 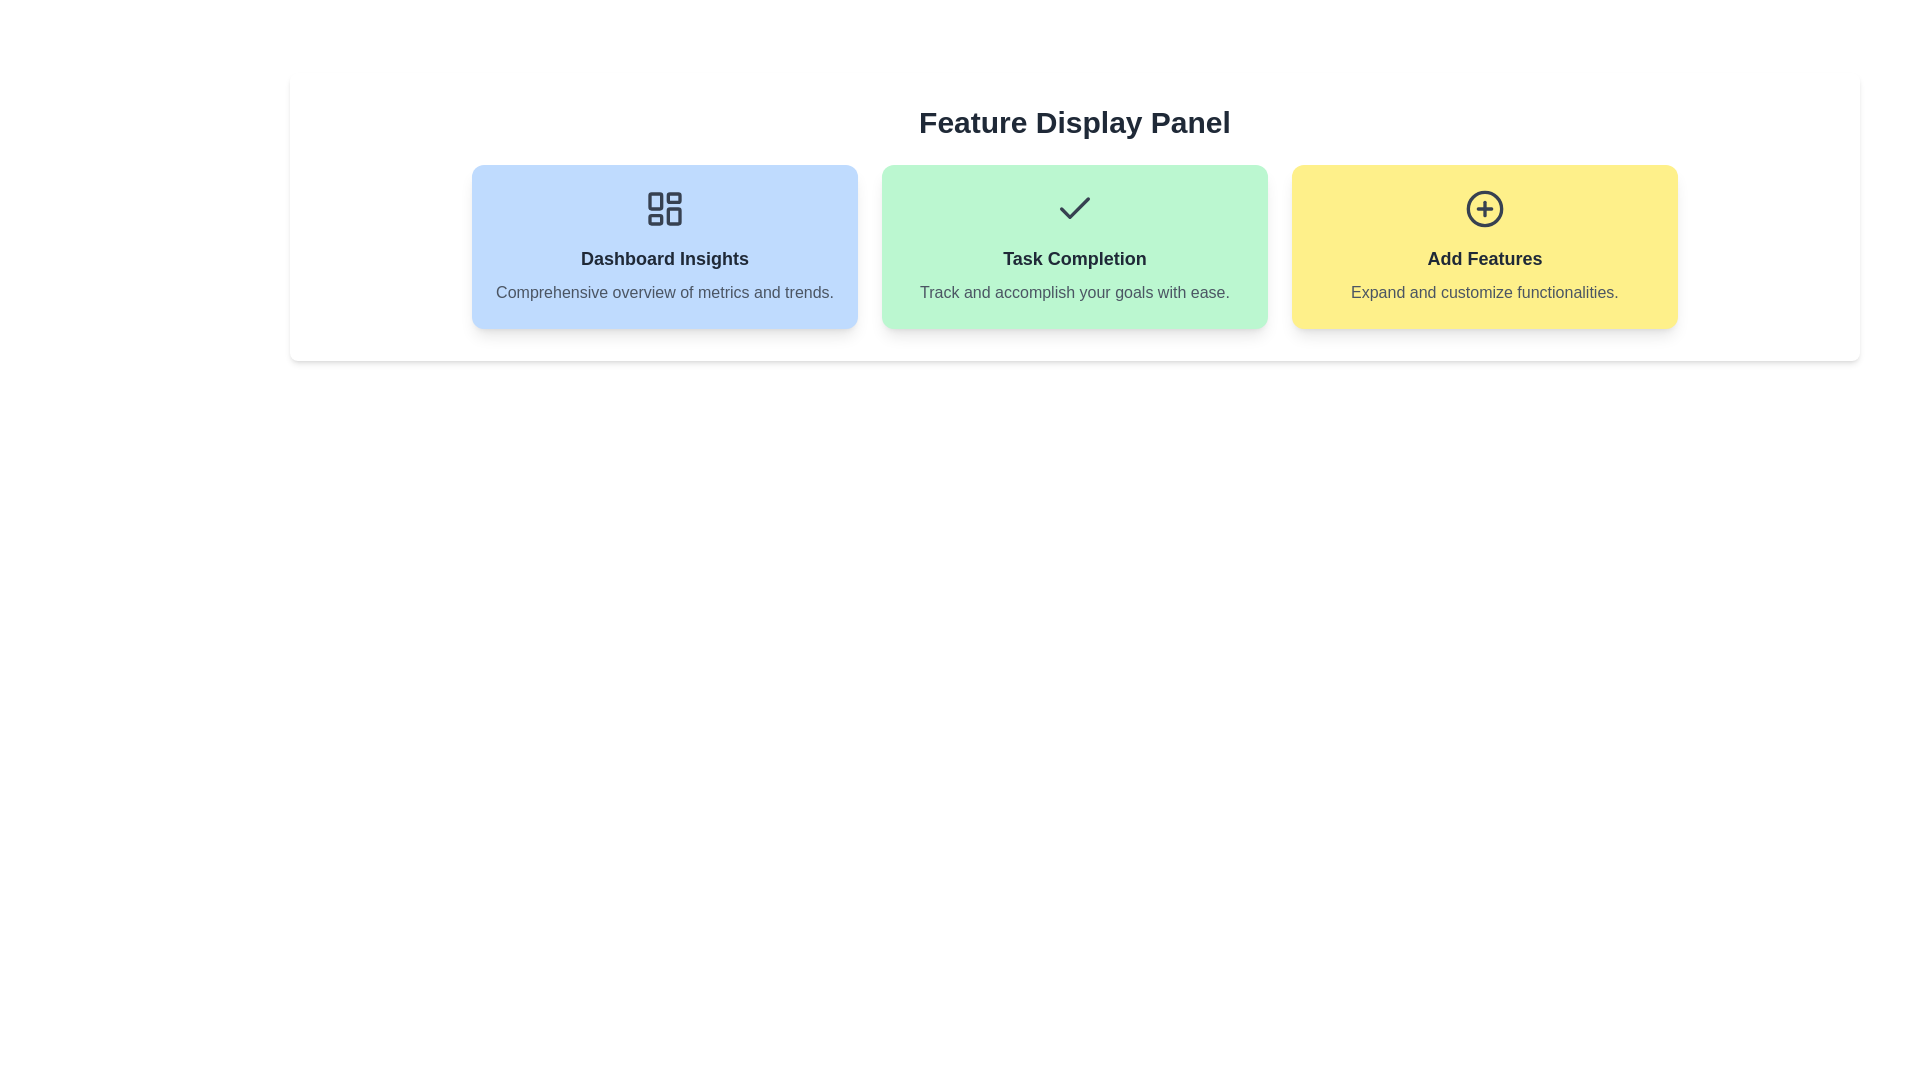 I want to click on the text label that prominently displays 'Dashboard Insights', which is styled with a bold font and a dark gray color against a light blue background, so click(x=665, y=257).